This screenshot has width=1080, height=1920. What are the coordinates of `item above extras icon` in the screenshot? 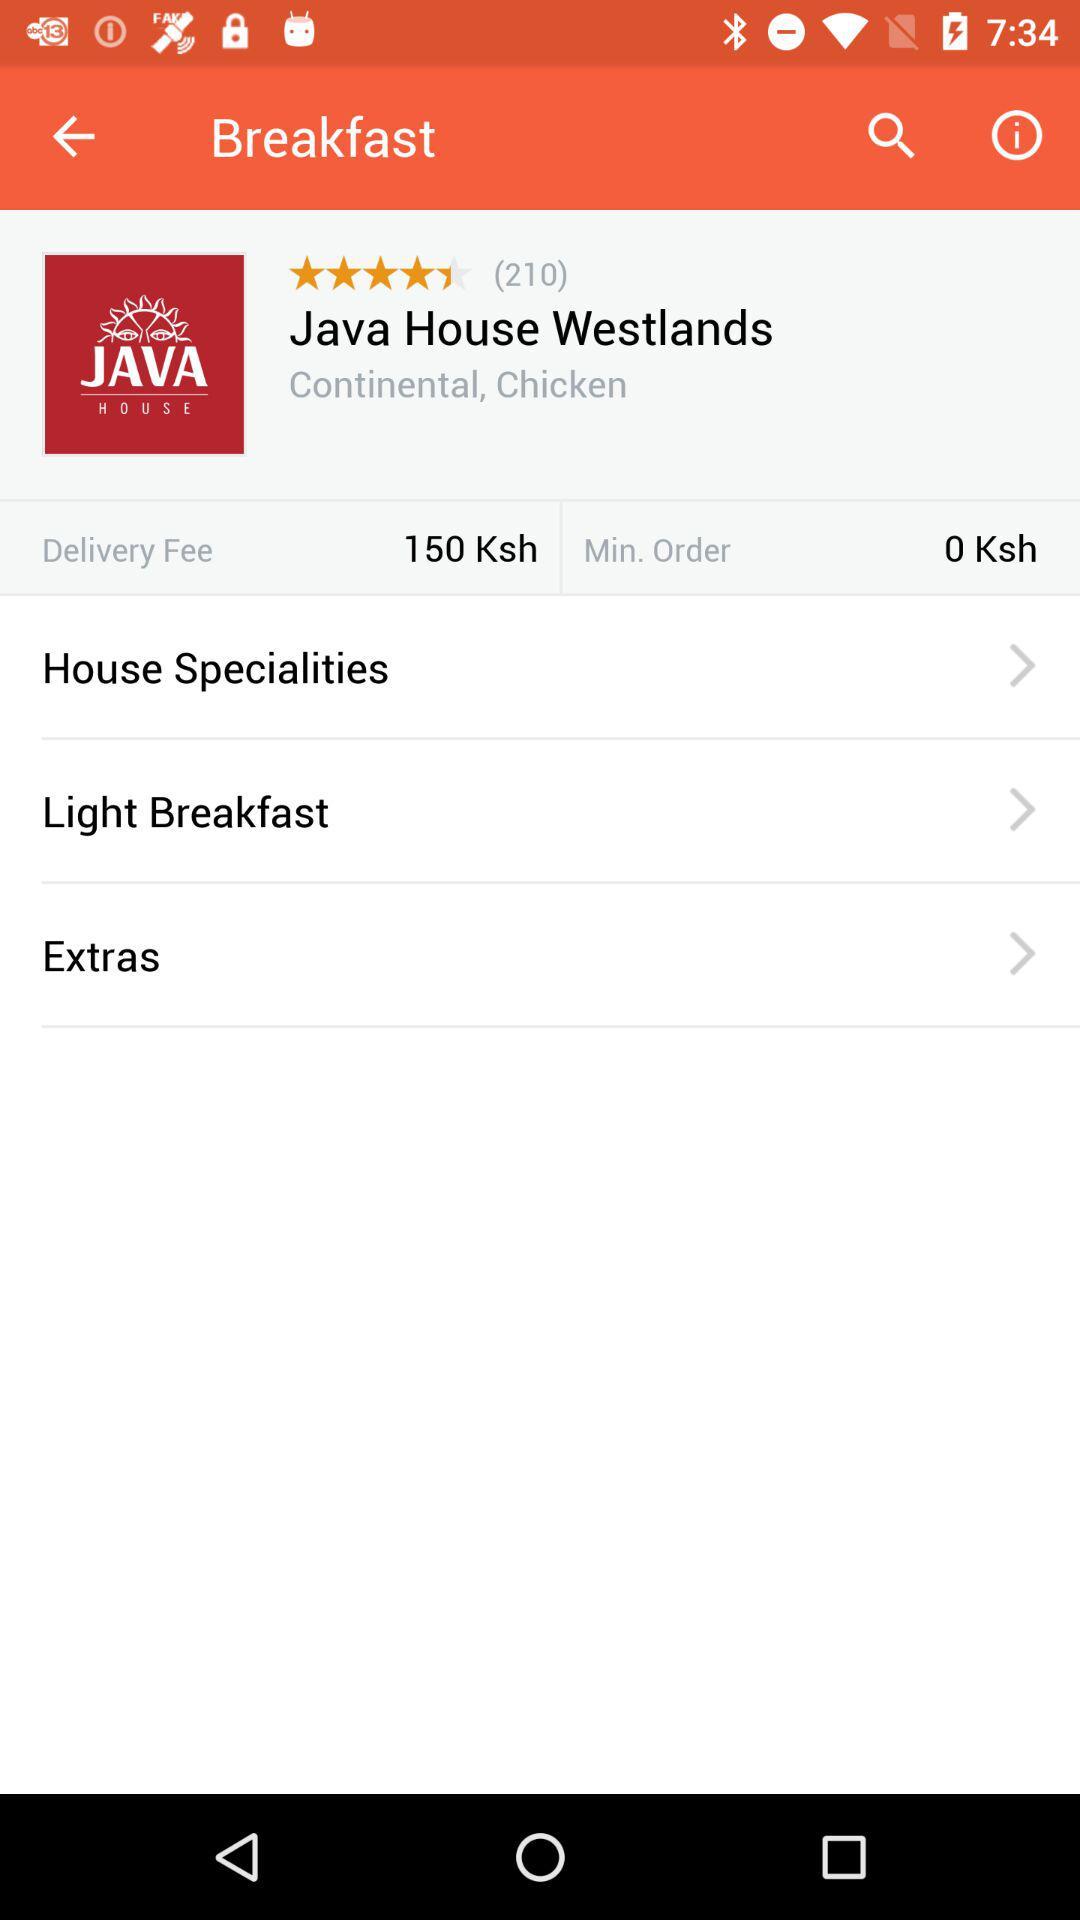 It's located at (560, 881).